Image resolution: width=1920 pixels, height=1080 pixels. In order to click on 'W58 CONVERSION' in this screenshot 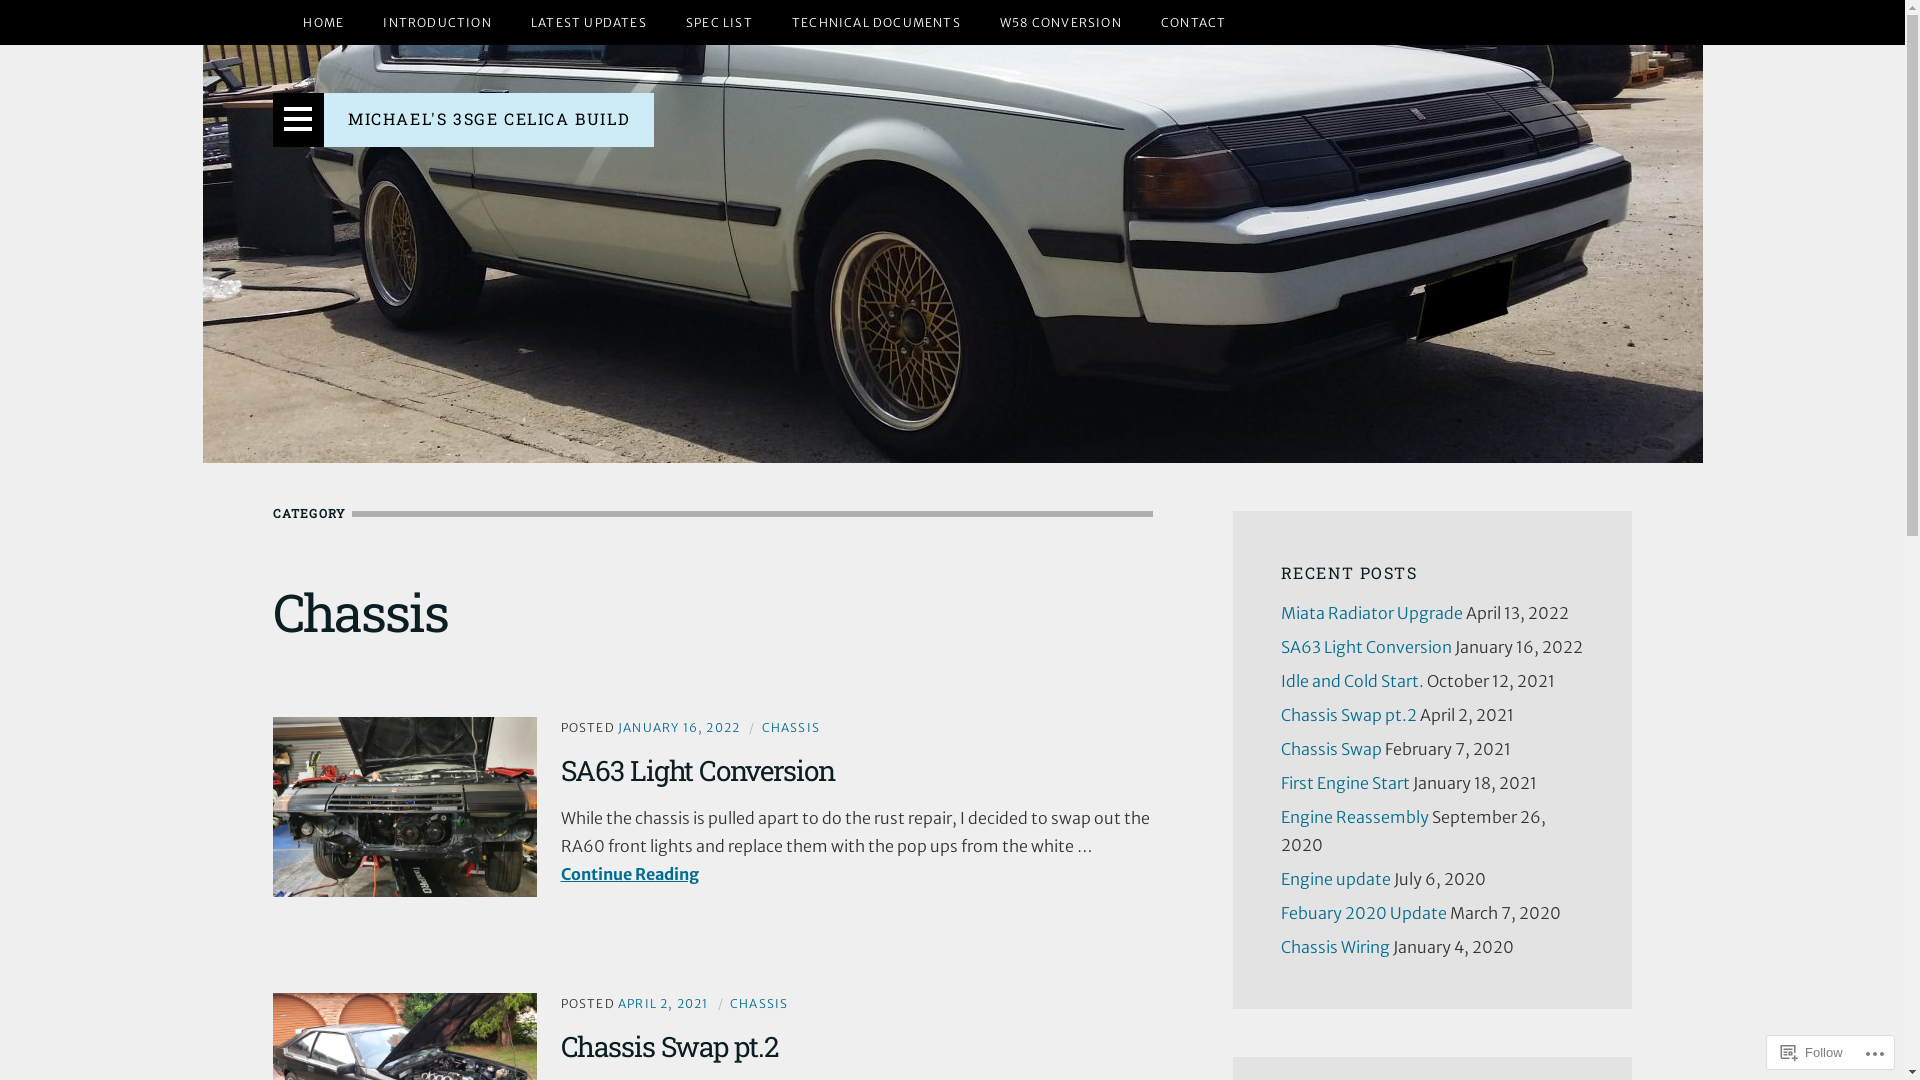, I will do `click(982, 22)`.